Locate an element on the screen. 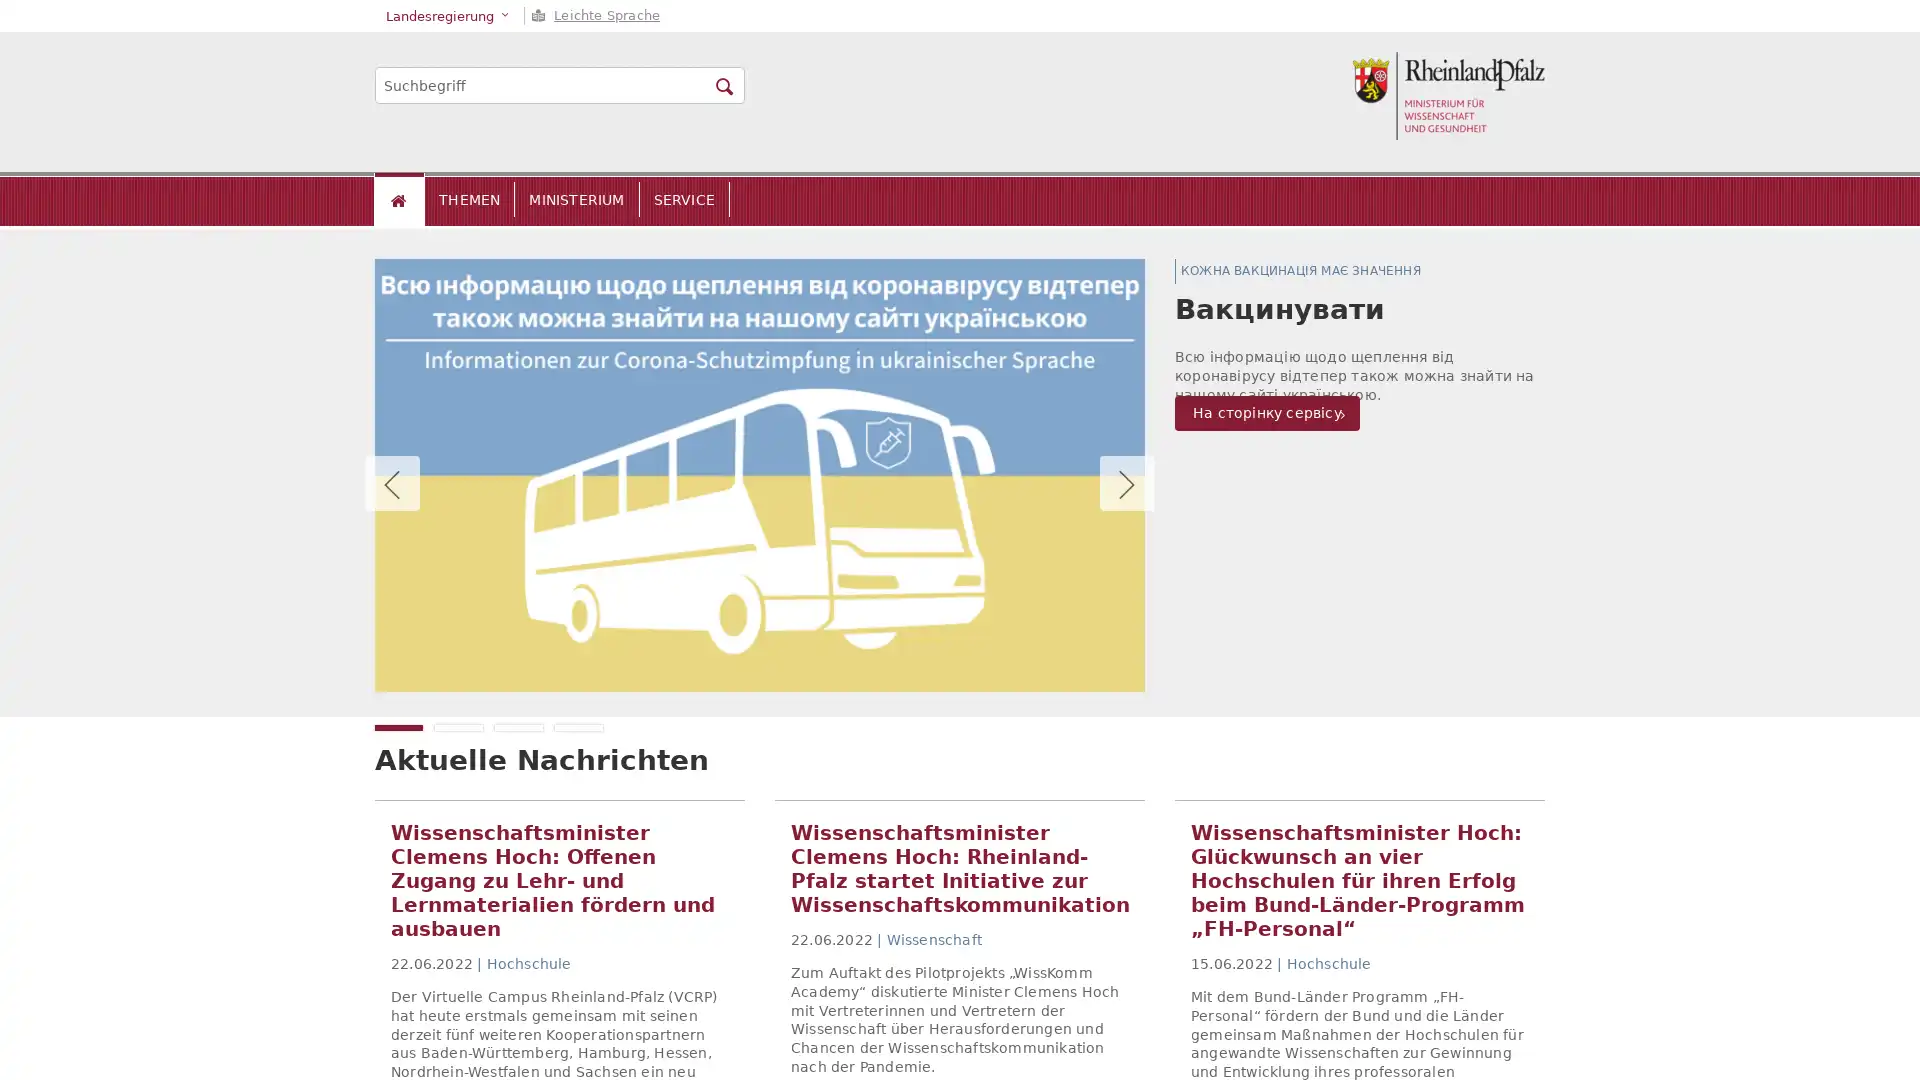 The width and height of the screenshot is (1920, 1080). THEMEN is located at coordinates (468, 200).